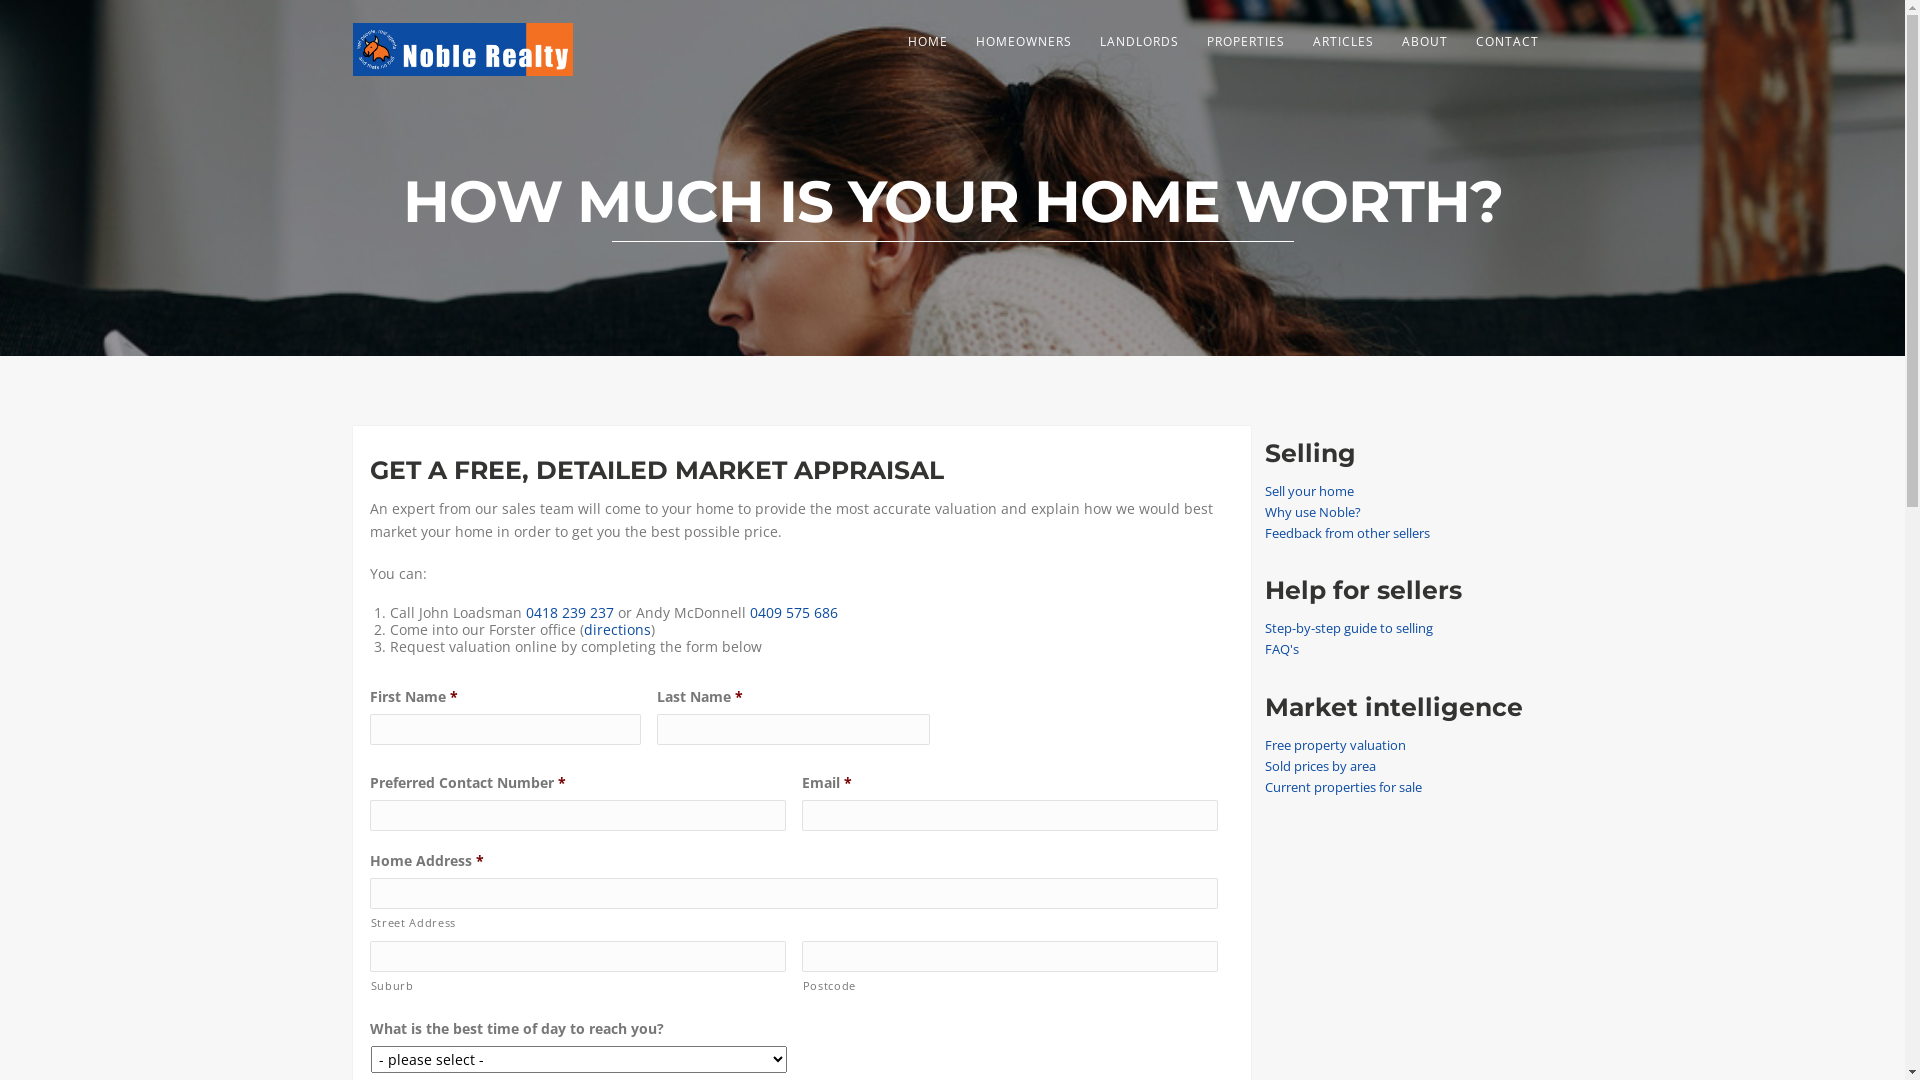 The image size is (1920, 1080). I want to click on 'Step-by-step guide to selling', so click(1348, 627).